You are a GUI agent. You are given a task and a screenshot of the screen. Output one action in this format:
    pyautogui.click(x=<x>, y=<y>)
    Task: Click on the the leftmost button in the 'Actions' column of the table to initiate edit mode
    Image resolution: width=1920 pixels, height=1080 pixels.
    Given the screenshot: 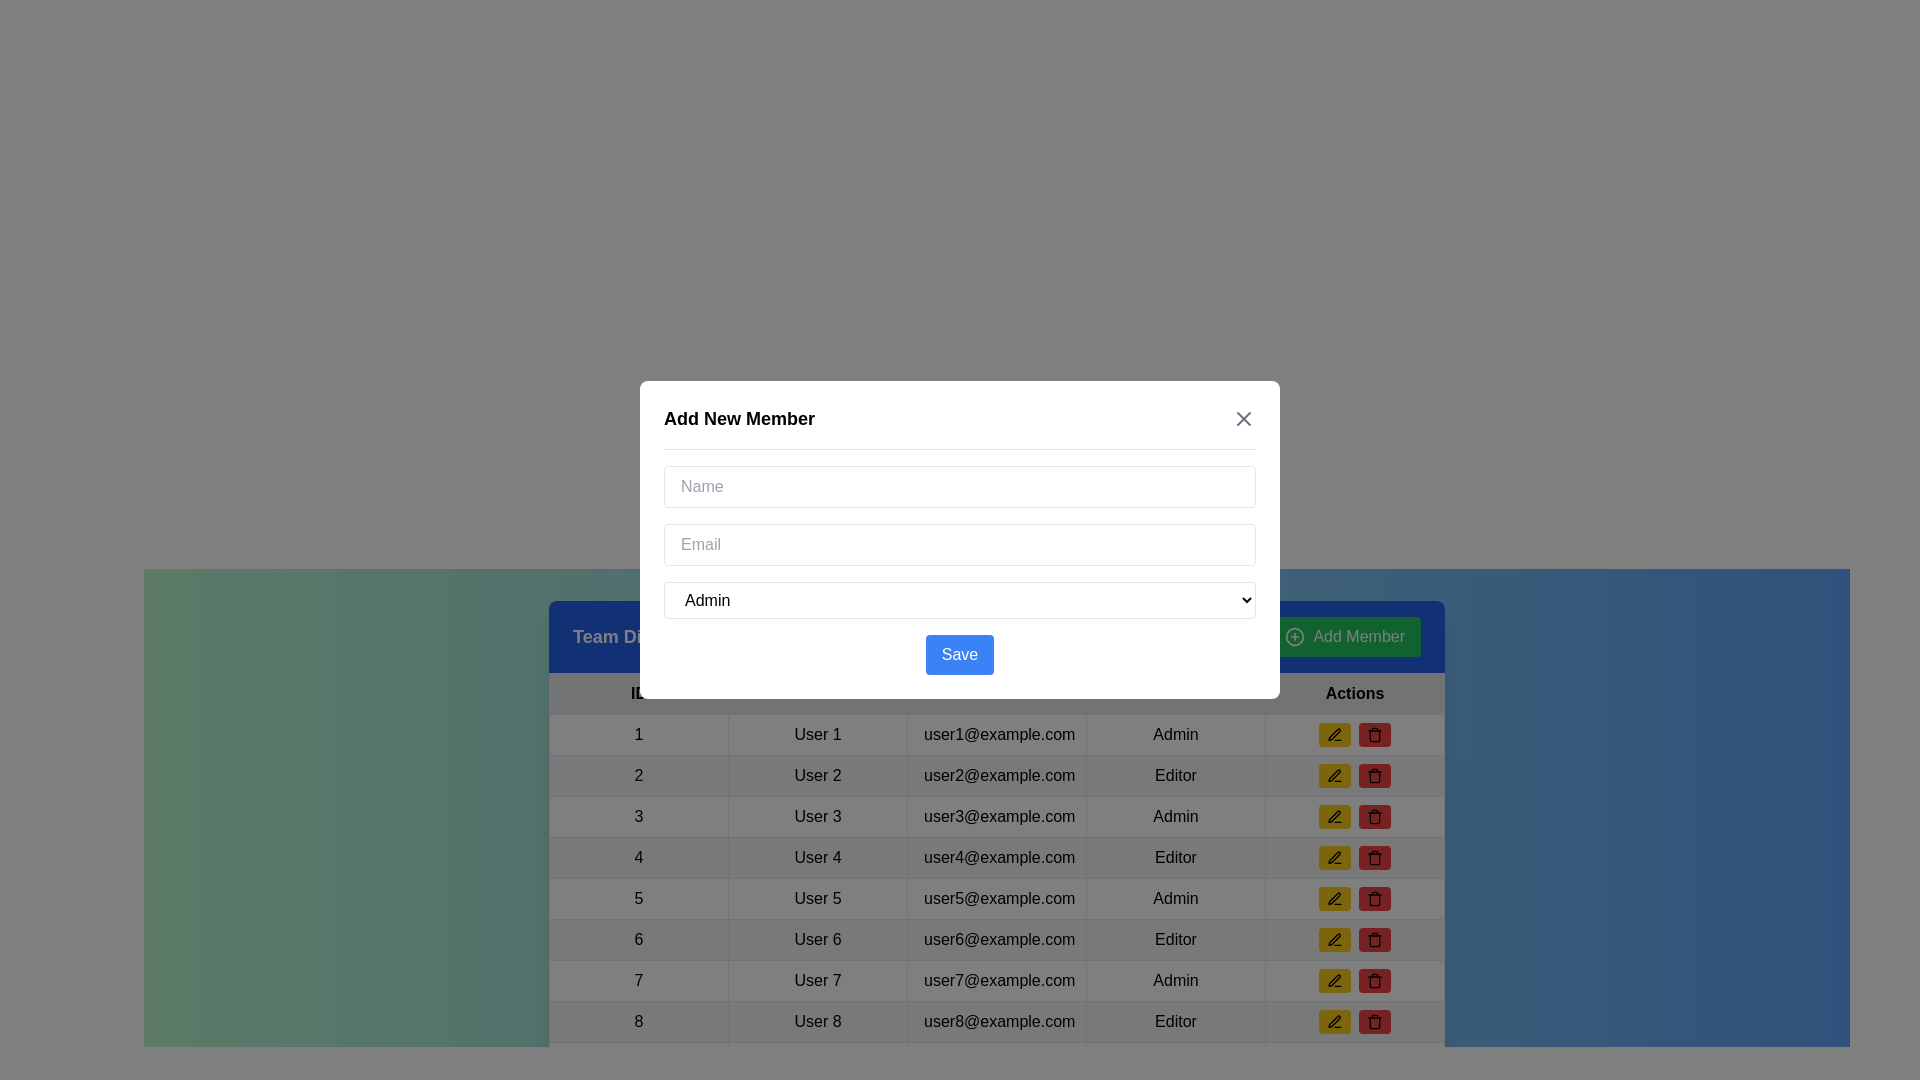 What is the action you would take?
    pyautogui.click(x=1334, y=735)
    